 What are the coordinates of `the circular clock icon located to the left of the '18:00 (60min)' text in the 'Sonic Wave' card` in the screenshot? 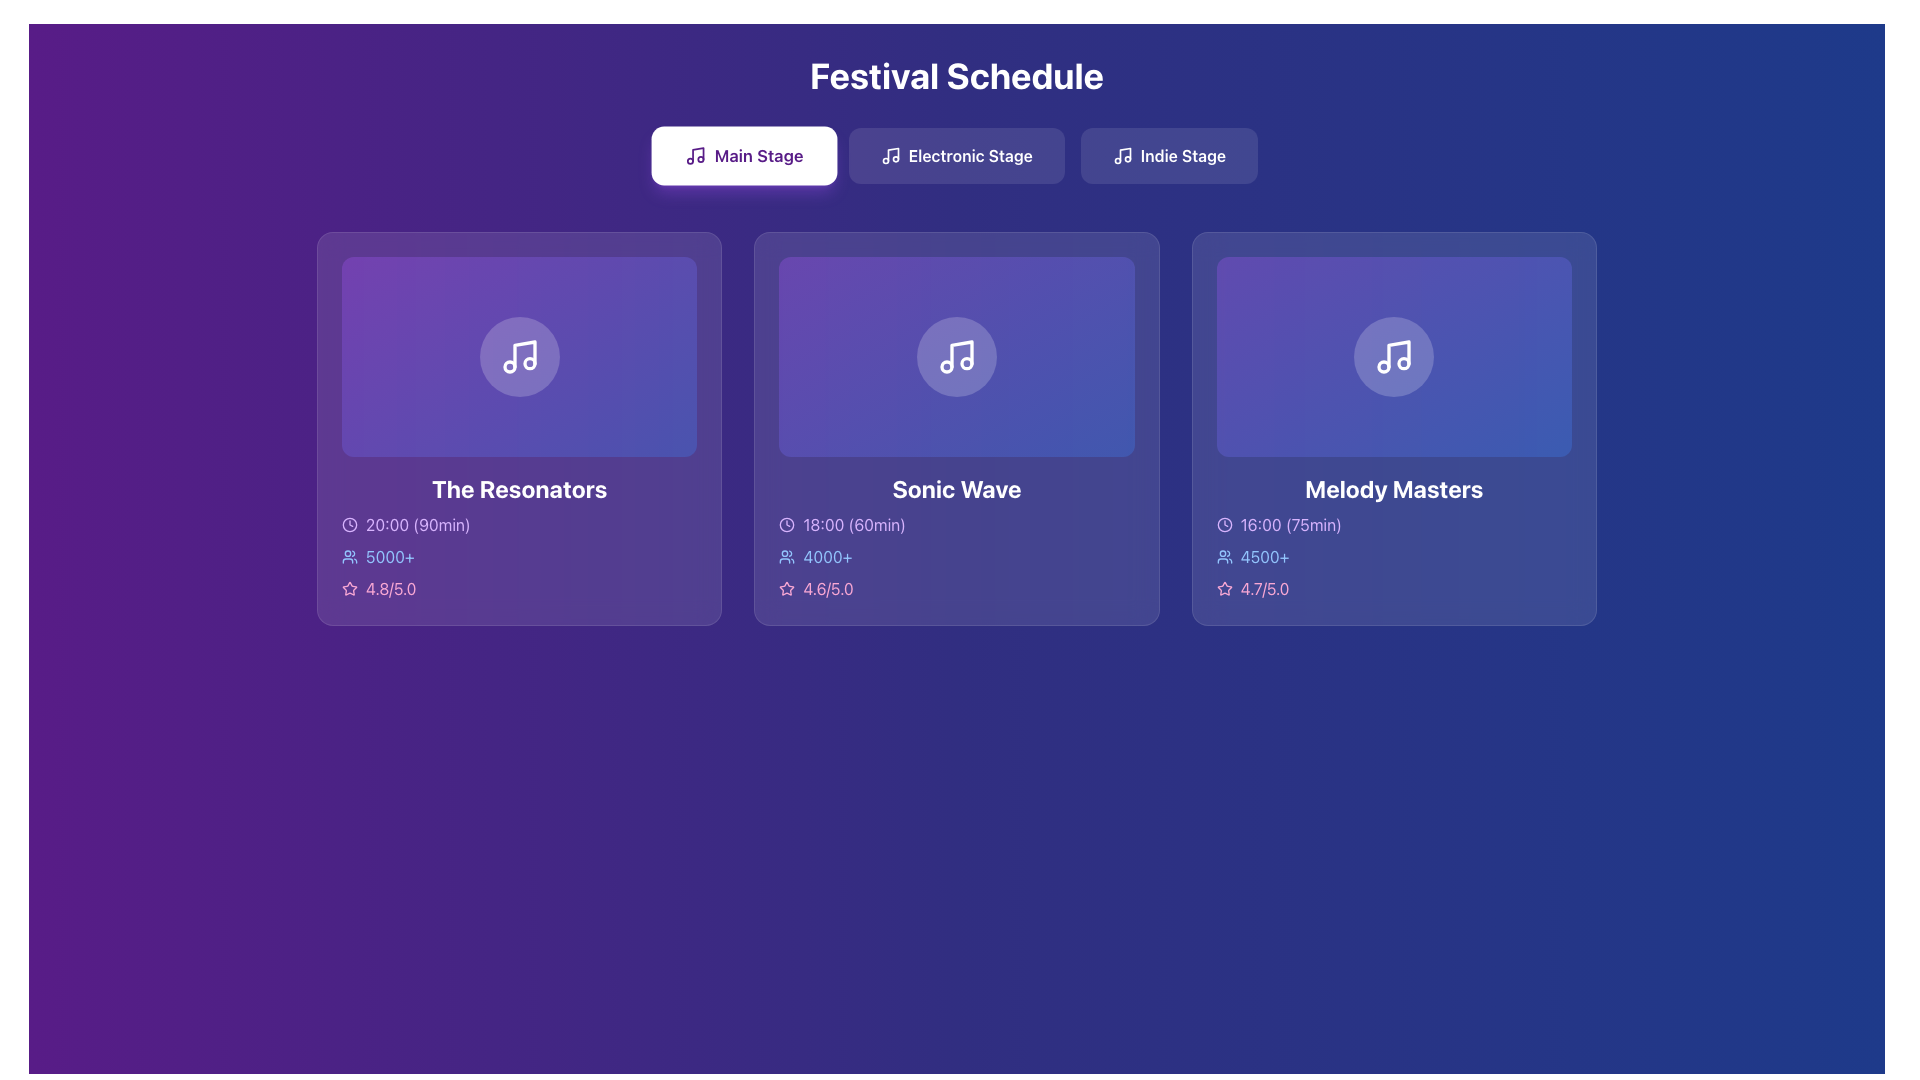 It's located at (786, 523).